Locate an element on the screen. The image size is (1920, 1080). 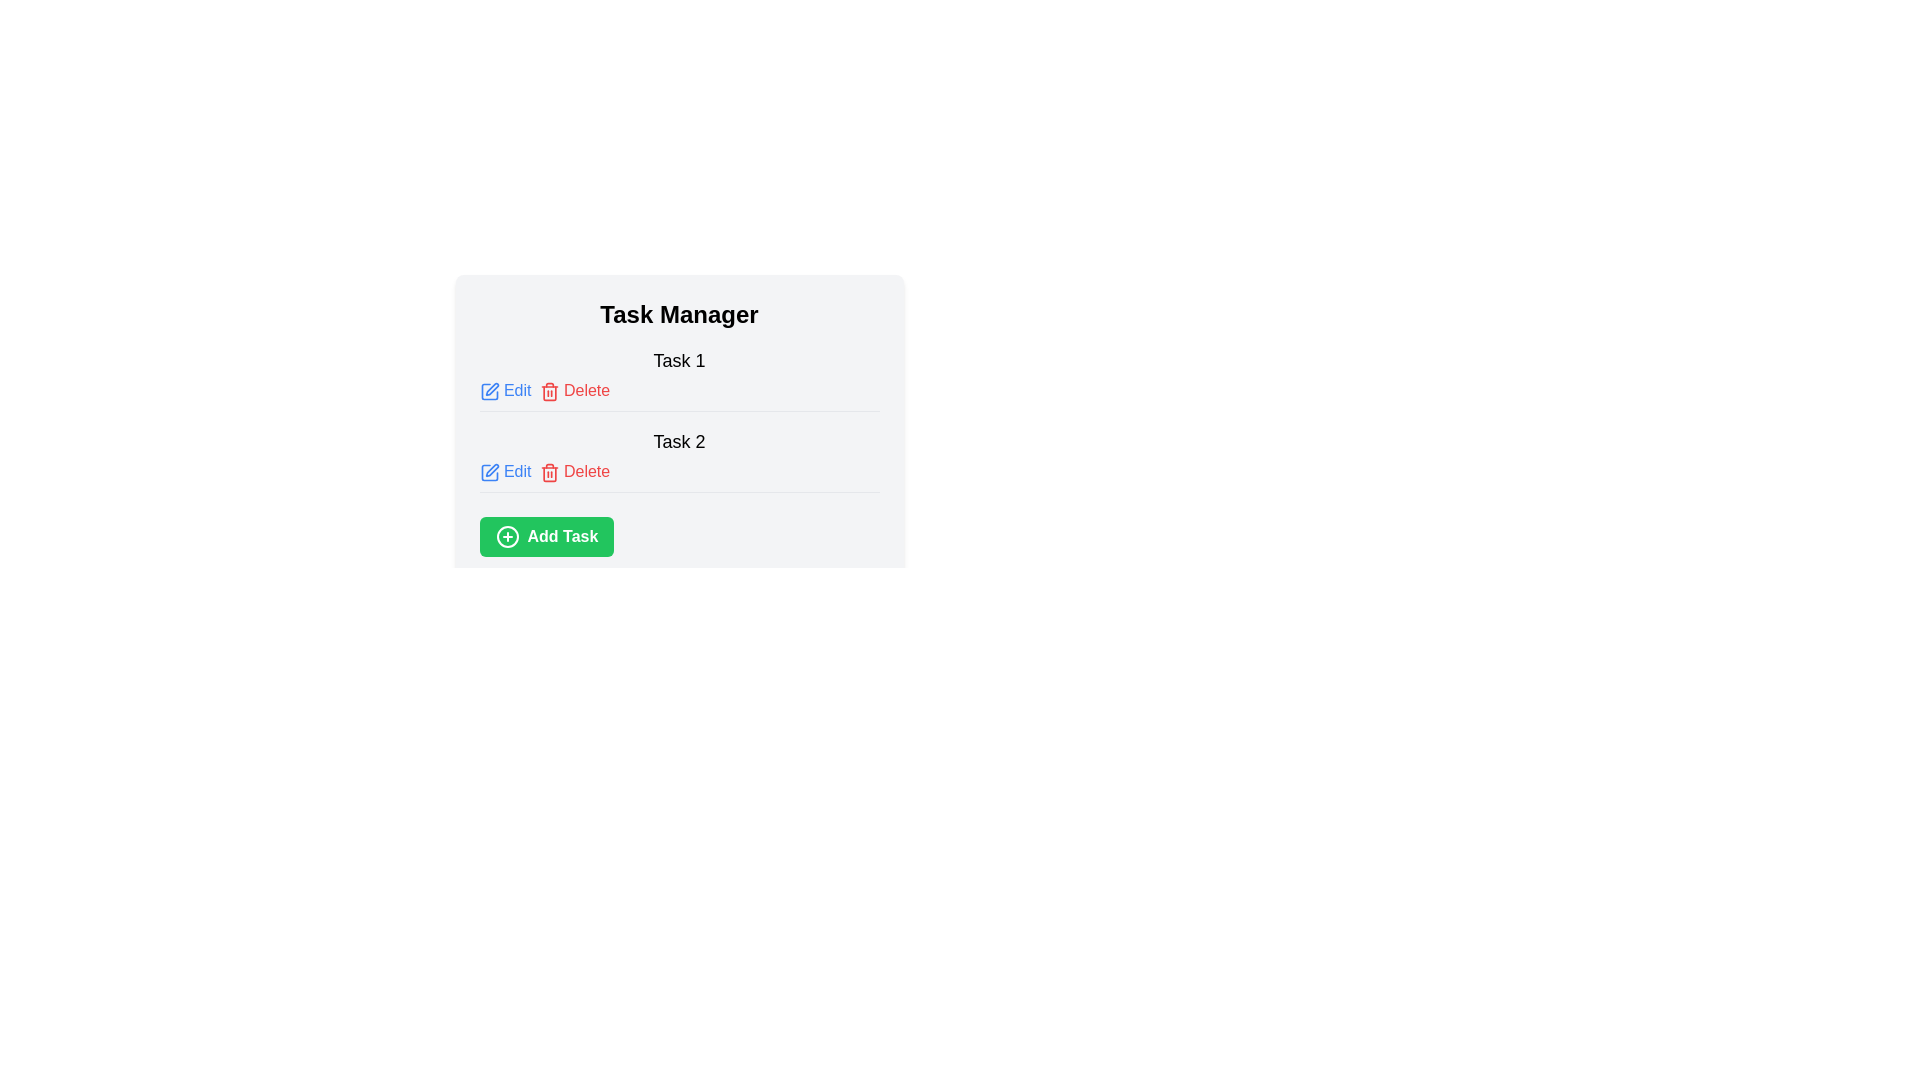
text displayed in the bold and larger font style labeled 'Task 2', which is center-aligned in the second row under the 'Task Manager' section is located at coordinates (679, 441).